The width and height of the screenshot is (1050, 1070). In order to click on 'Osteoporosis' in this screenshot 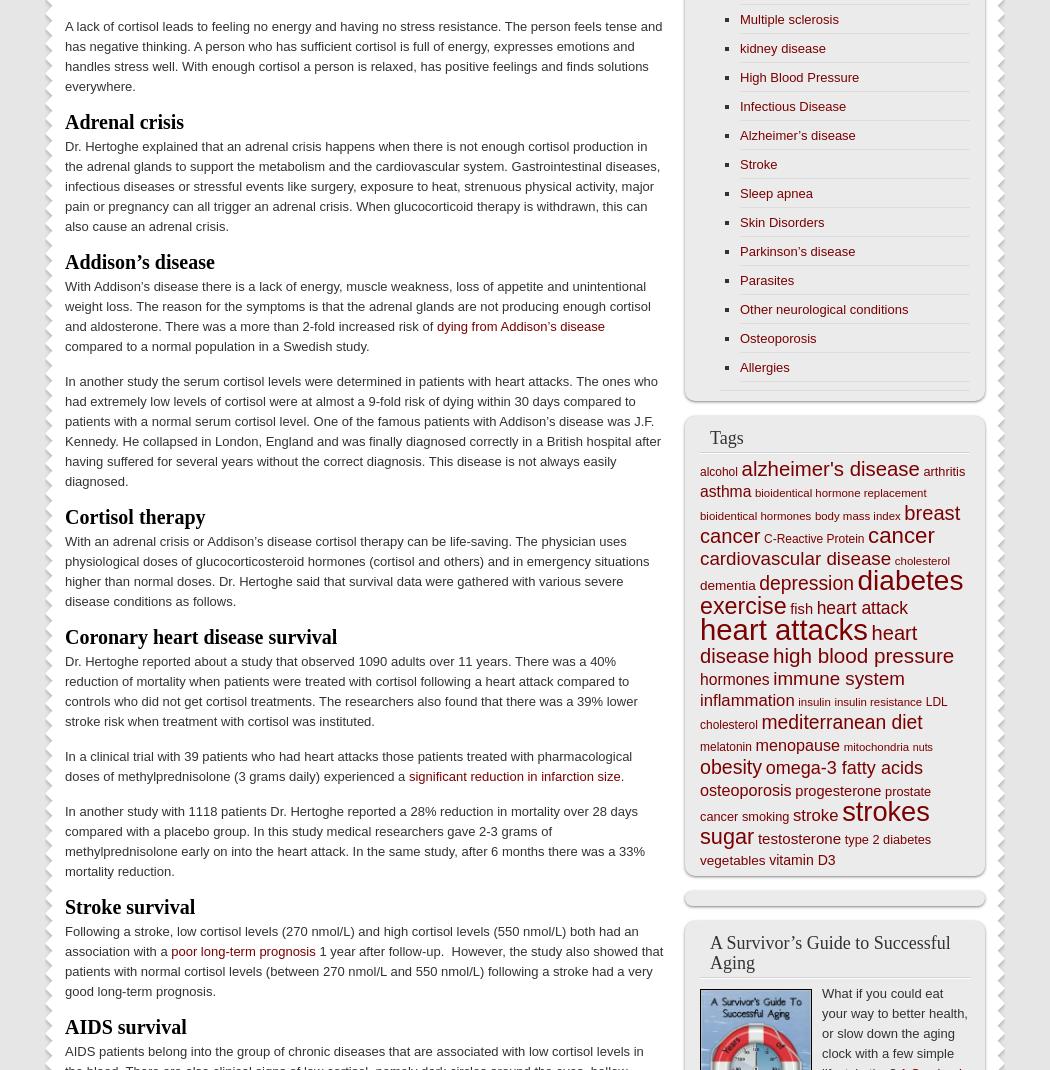, I will do `click(778, 338)`.